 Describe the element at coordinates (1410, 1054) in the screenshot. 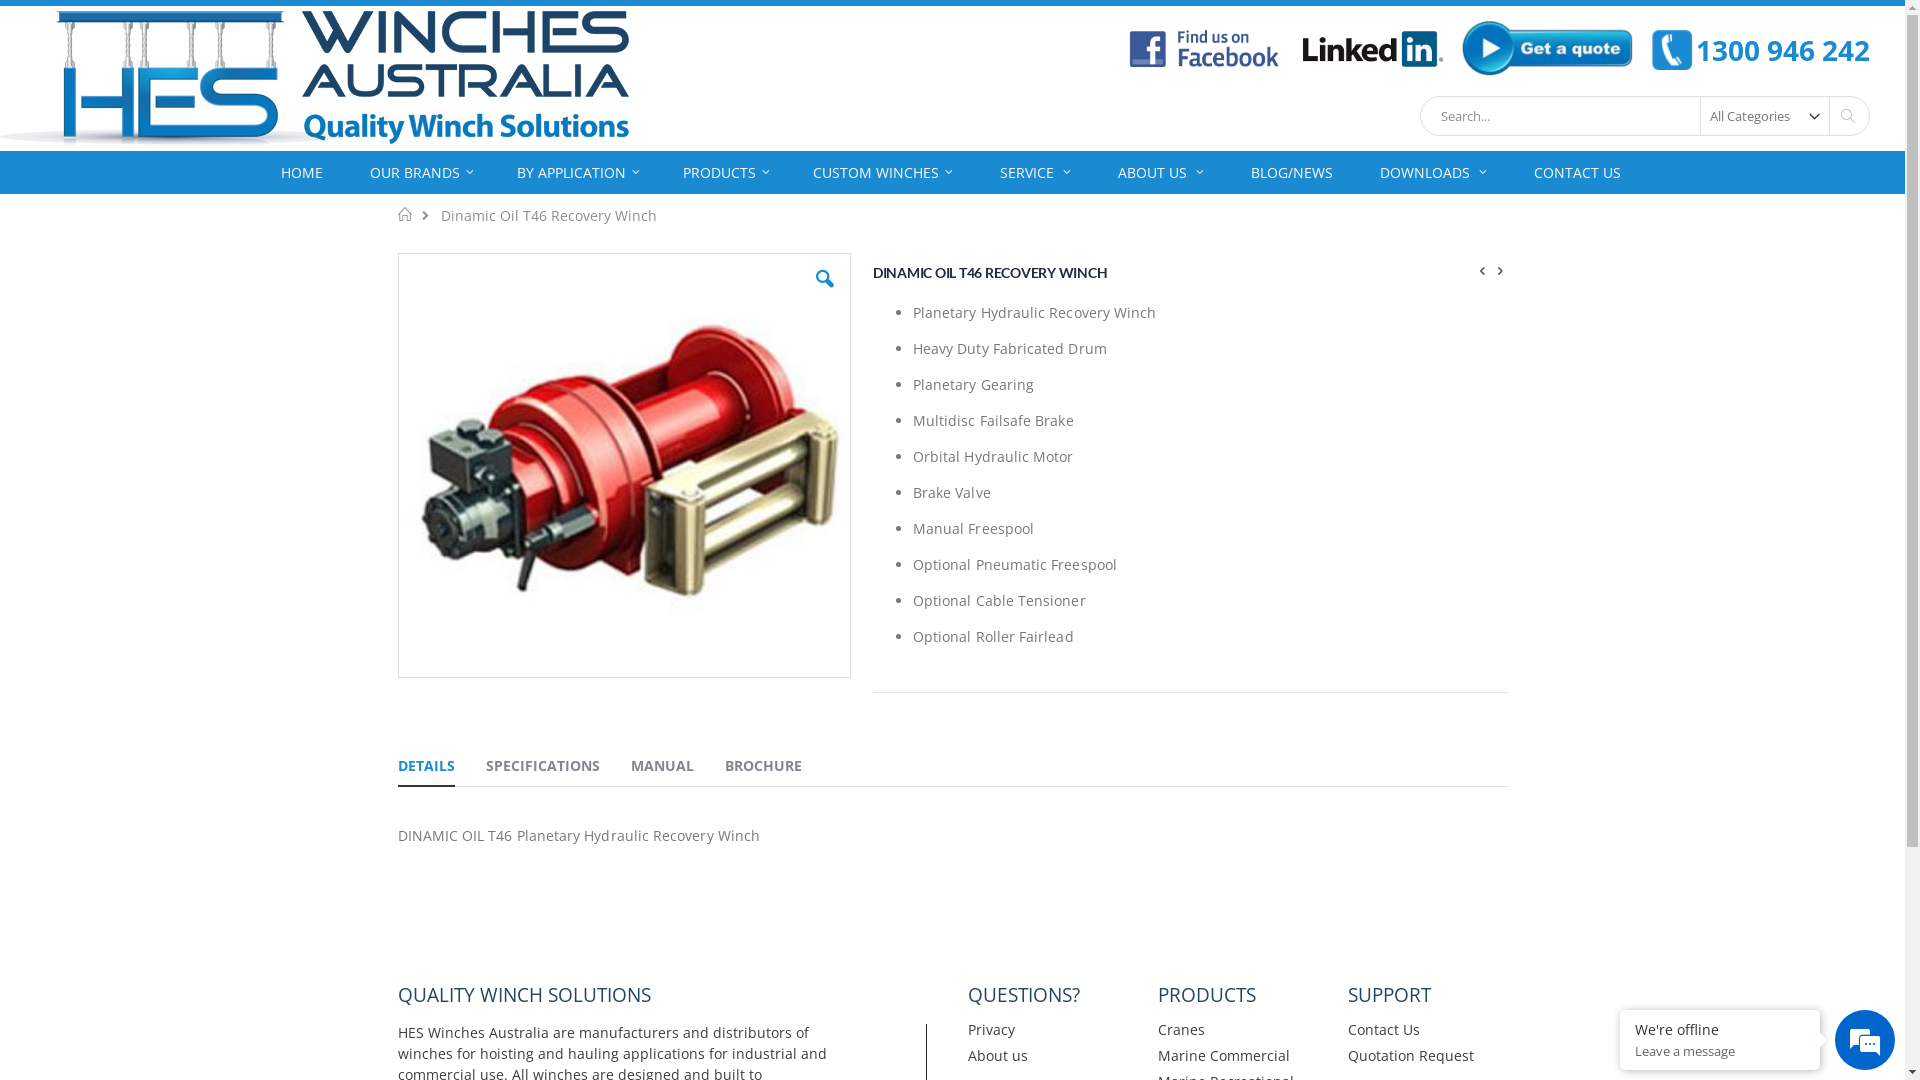

I see `'Quotation Request'` at that location.